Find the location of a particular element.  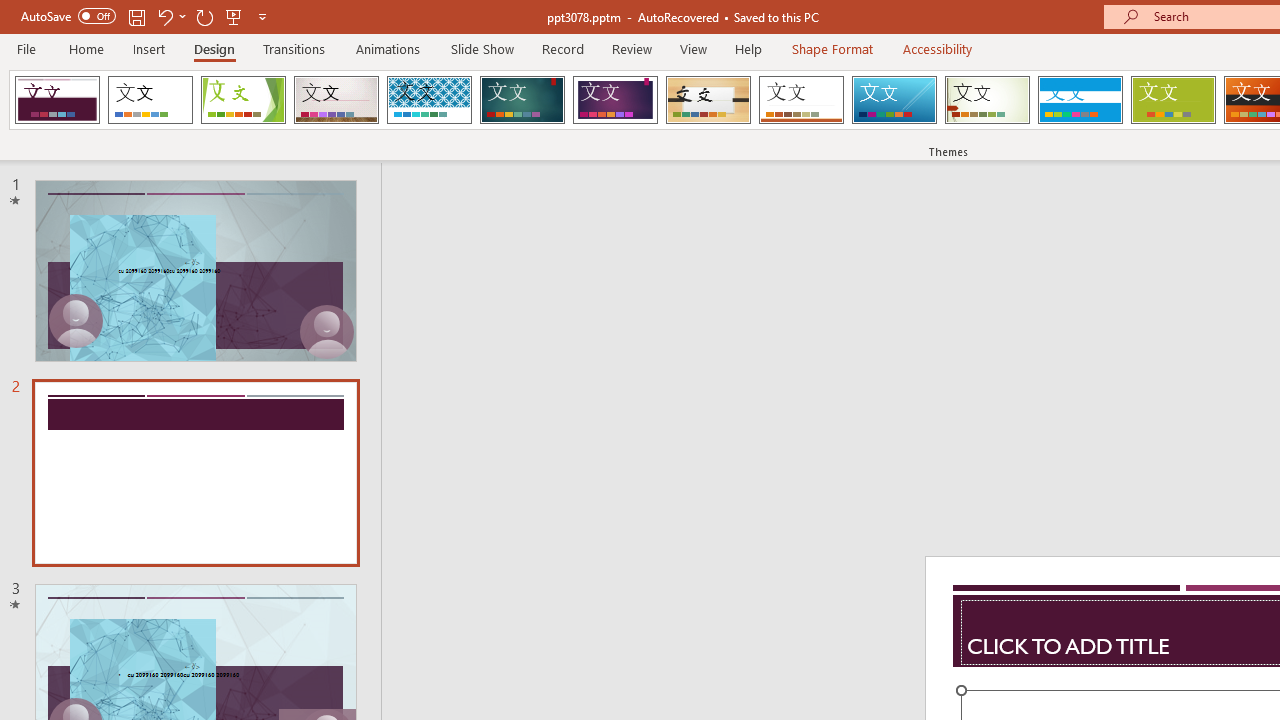

'Facet' is located at coordinates (242, 100).